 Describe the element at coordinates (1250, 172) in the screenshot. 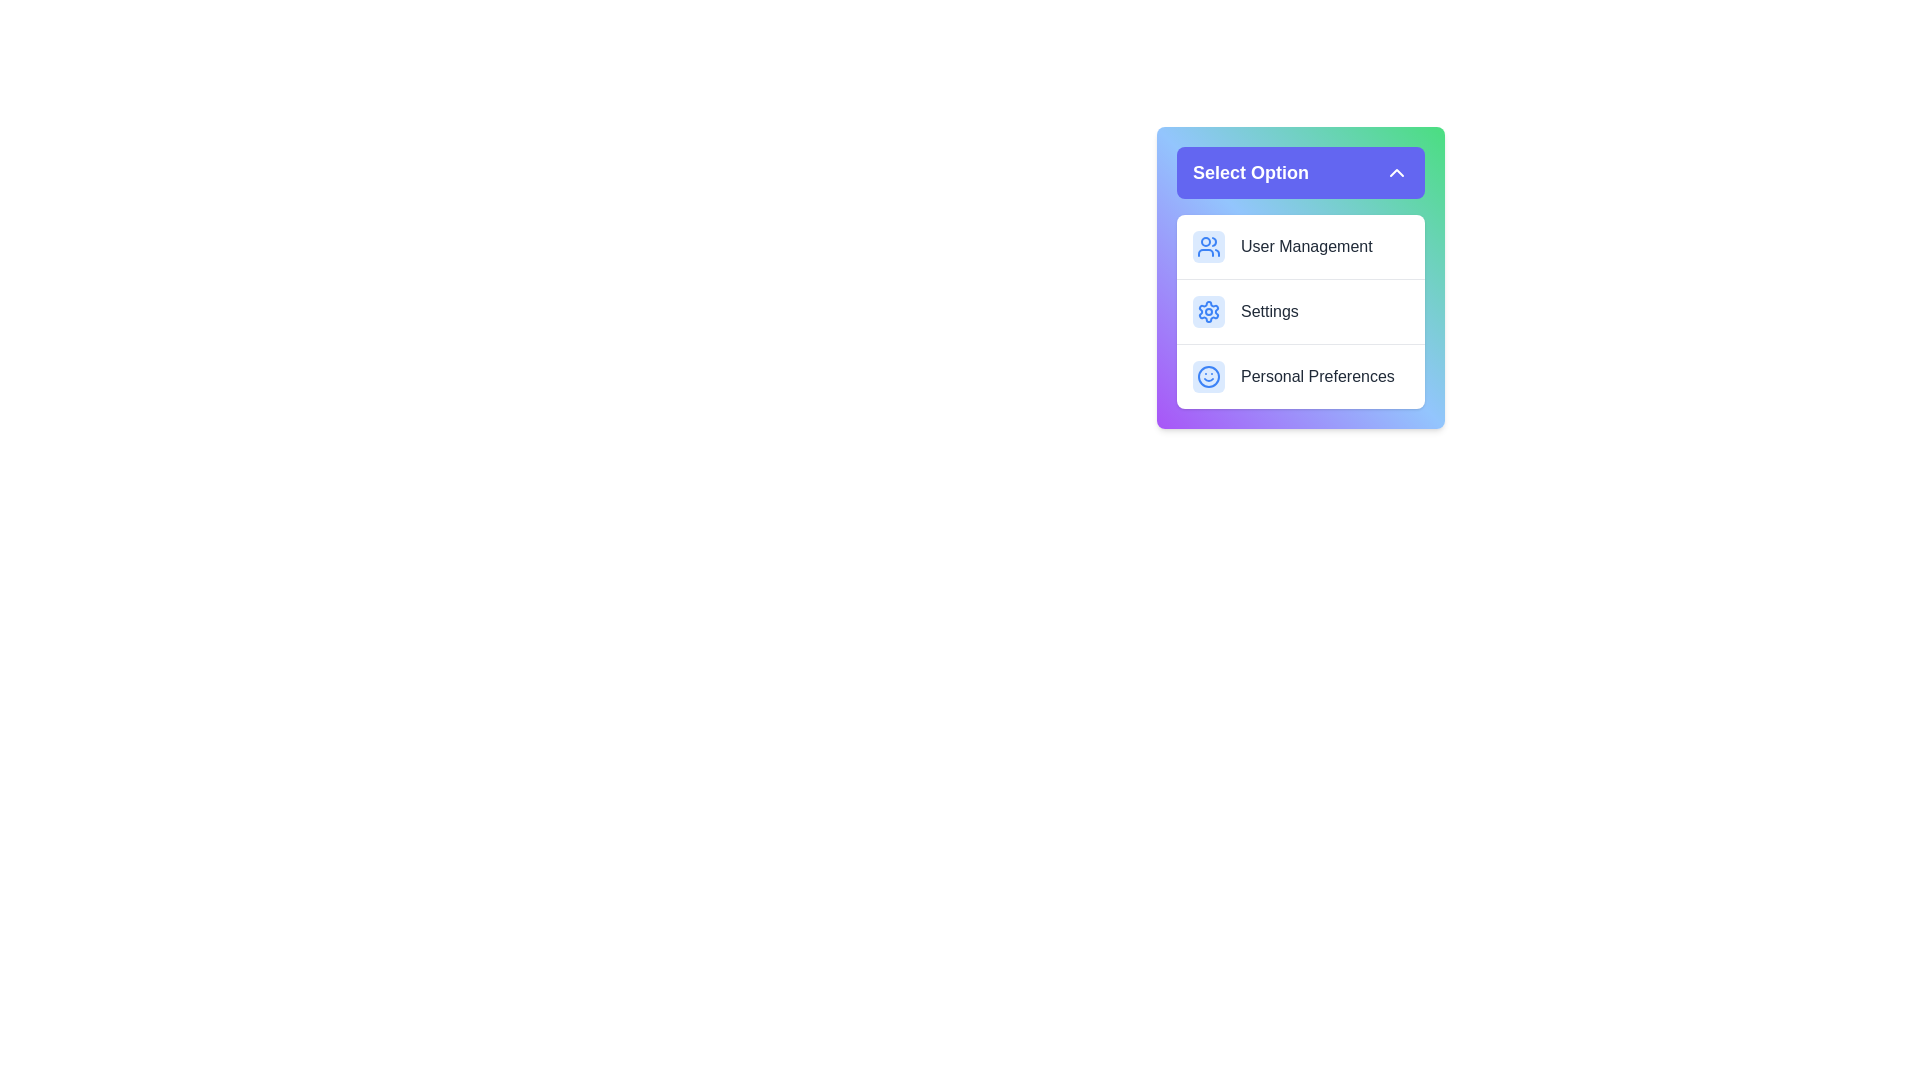

I see `the 'Select Option' text label element, which is part of the dropdown menu header with a blue background` at that location.